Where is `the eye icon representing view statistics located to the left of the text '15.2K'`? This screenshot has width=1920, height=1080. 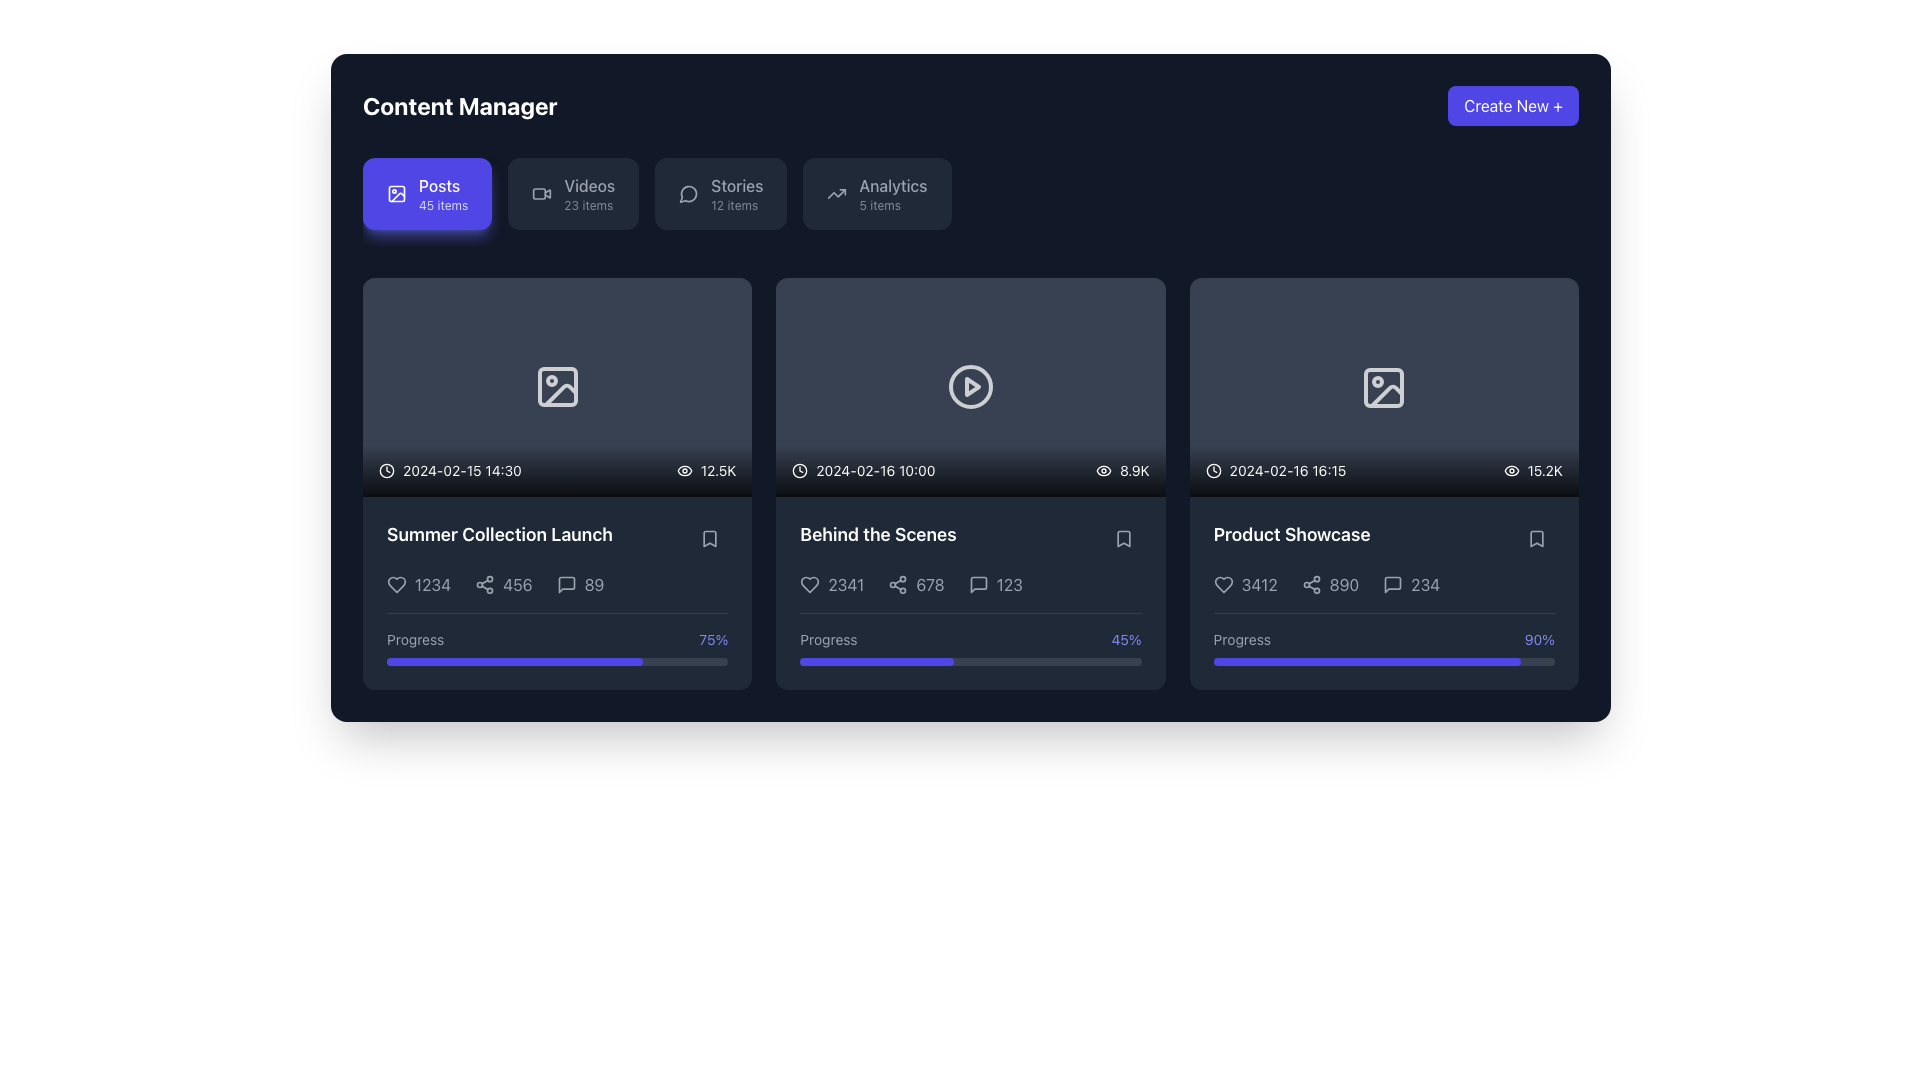
the eye icon representing view statistics located to the left of the text '15.2K' is located at coordinates (1511, 470).